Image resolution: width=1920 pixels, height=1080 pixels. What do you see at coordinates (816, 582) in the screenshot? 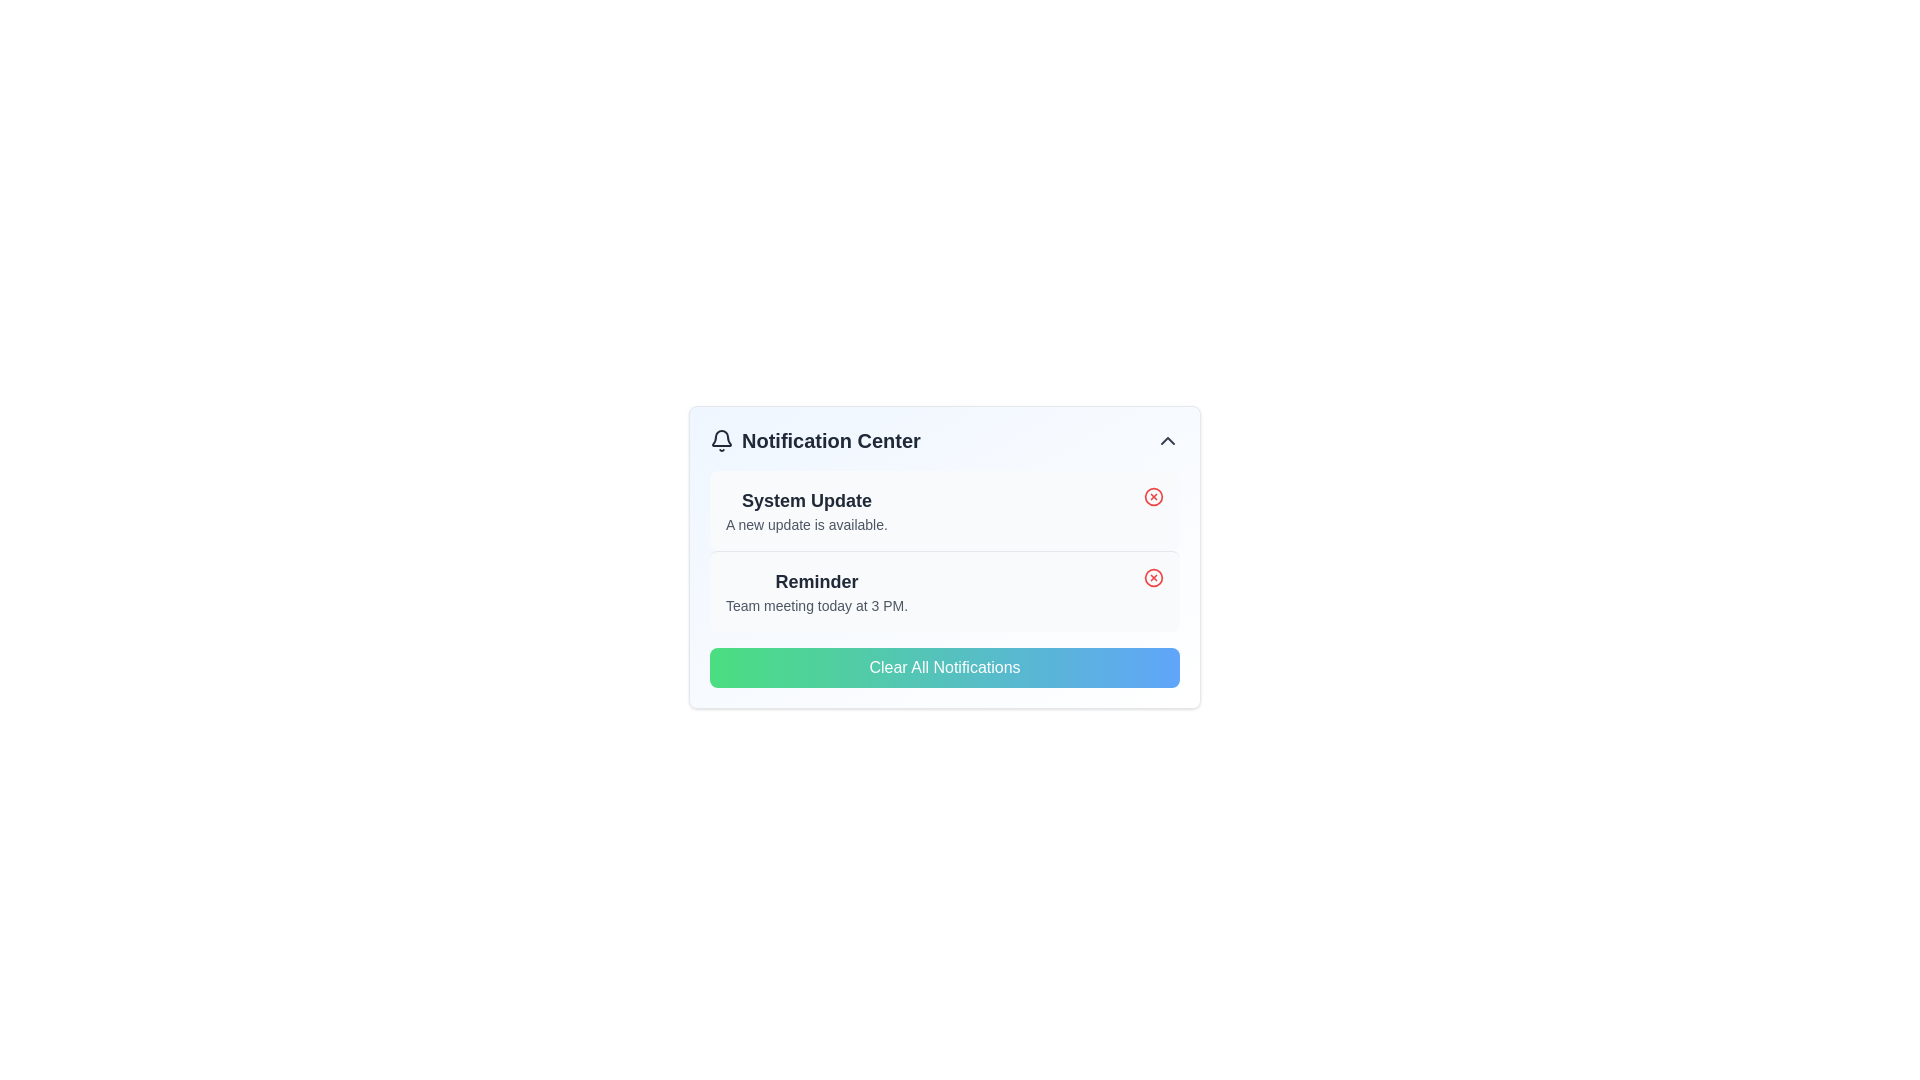
I see `the 'Reminder' text label, which is bold, large, and styled in gray, located at the top of a notification section in the notification center interface` at bounding box center [816, 582].